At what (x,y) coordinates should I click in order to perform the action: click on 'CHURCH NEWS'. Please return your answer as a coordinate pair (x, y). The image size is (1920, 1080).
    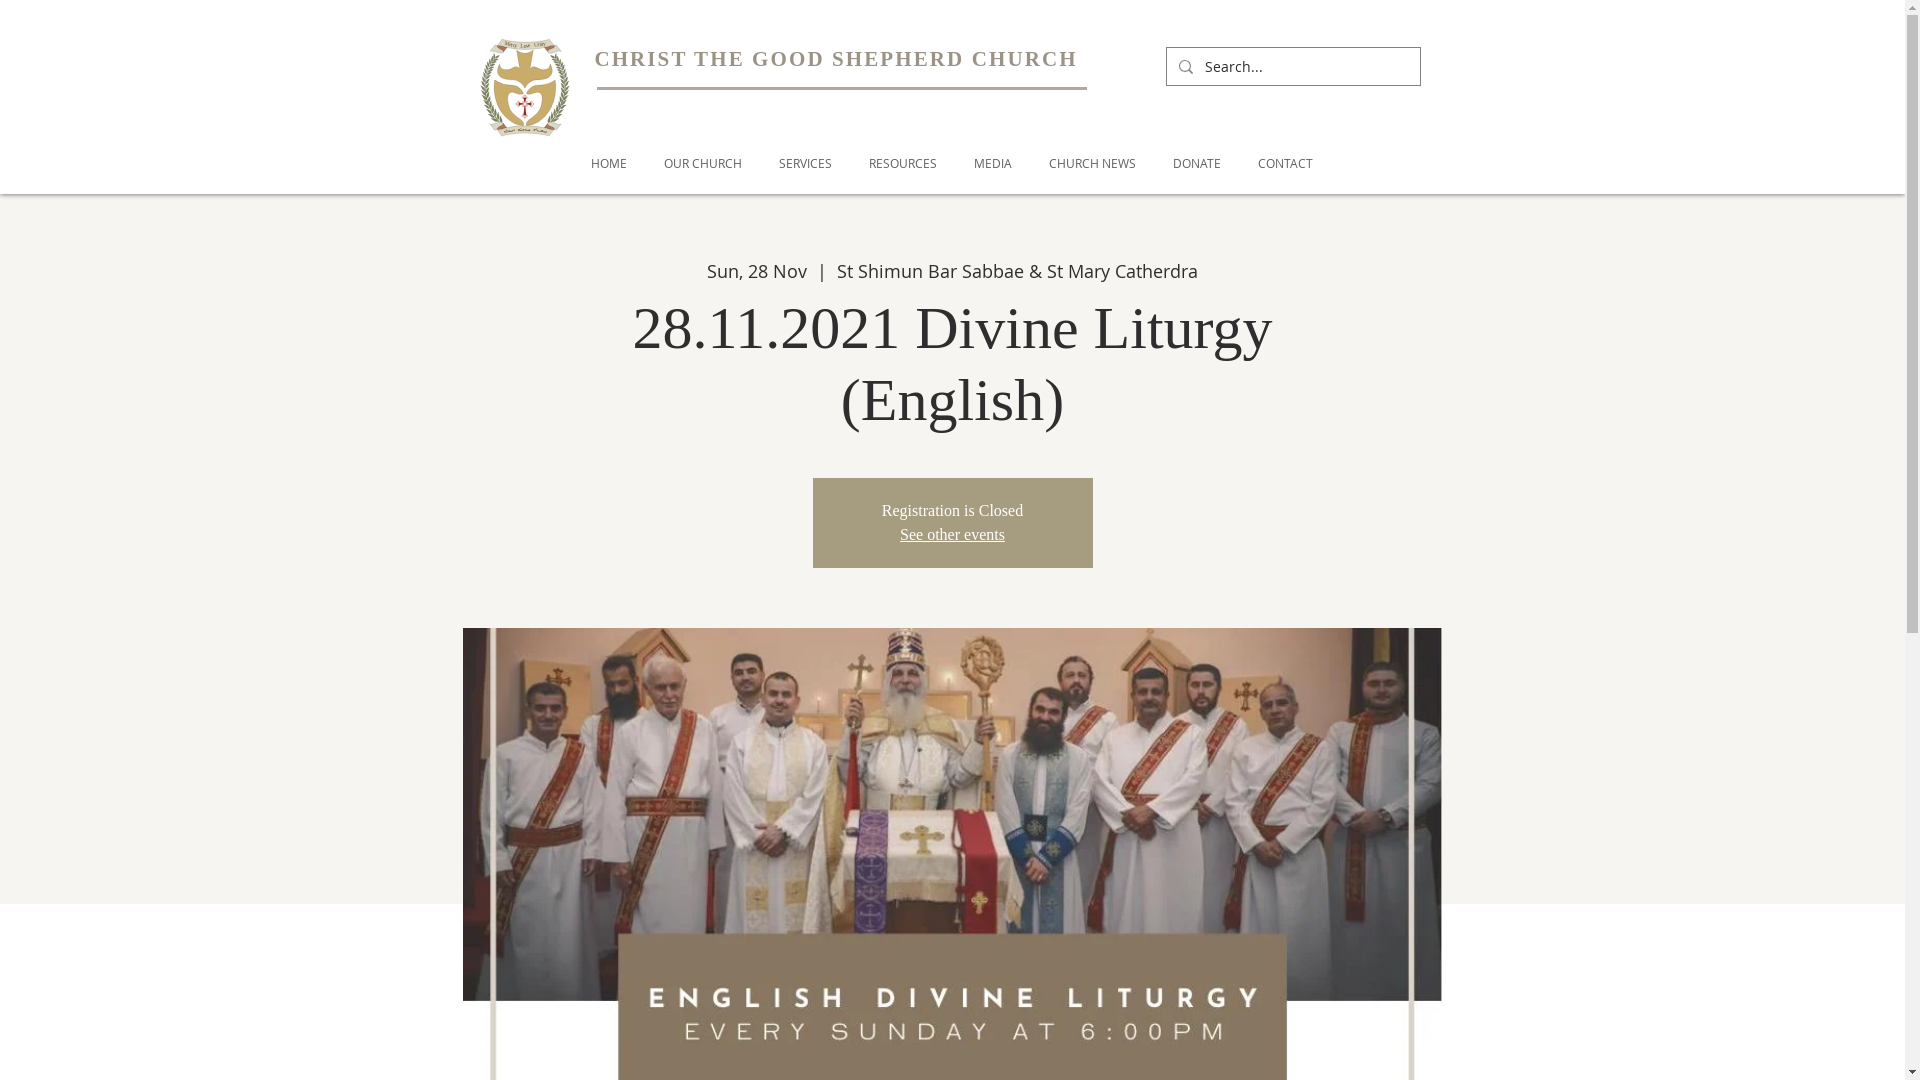
    Looking at the image, I should click on (1091, 162).